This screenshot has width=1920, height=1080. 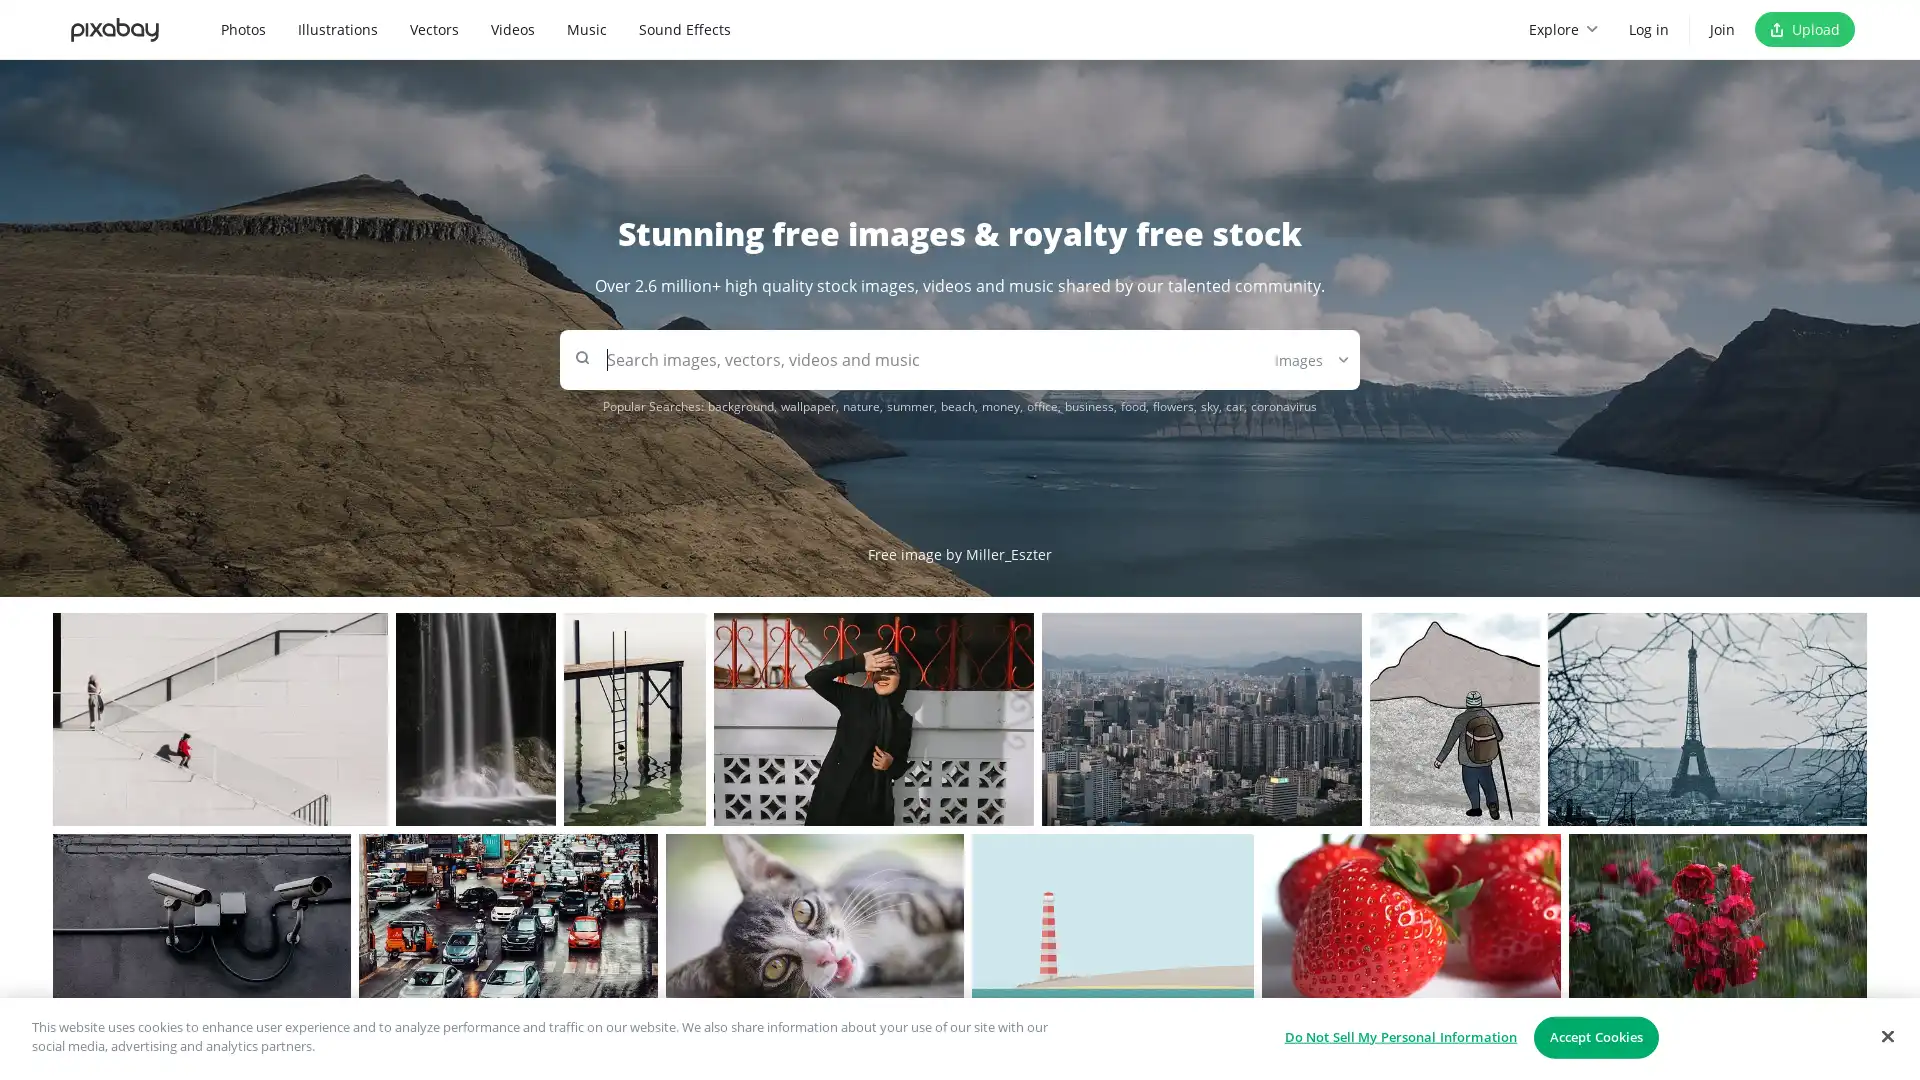 What do you see at coordinates (1562, 29) in the screenshot?
I see `Explore` at bounding box center [1562, 29].